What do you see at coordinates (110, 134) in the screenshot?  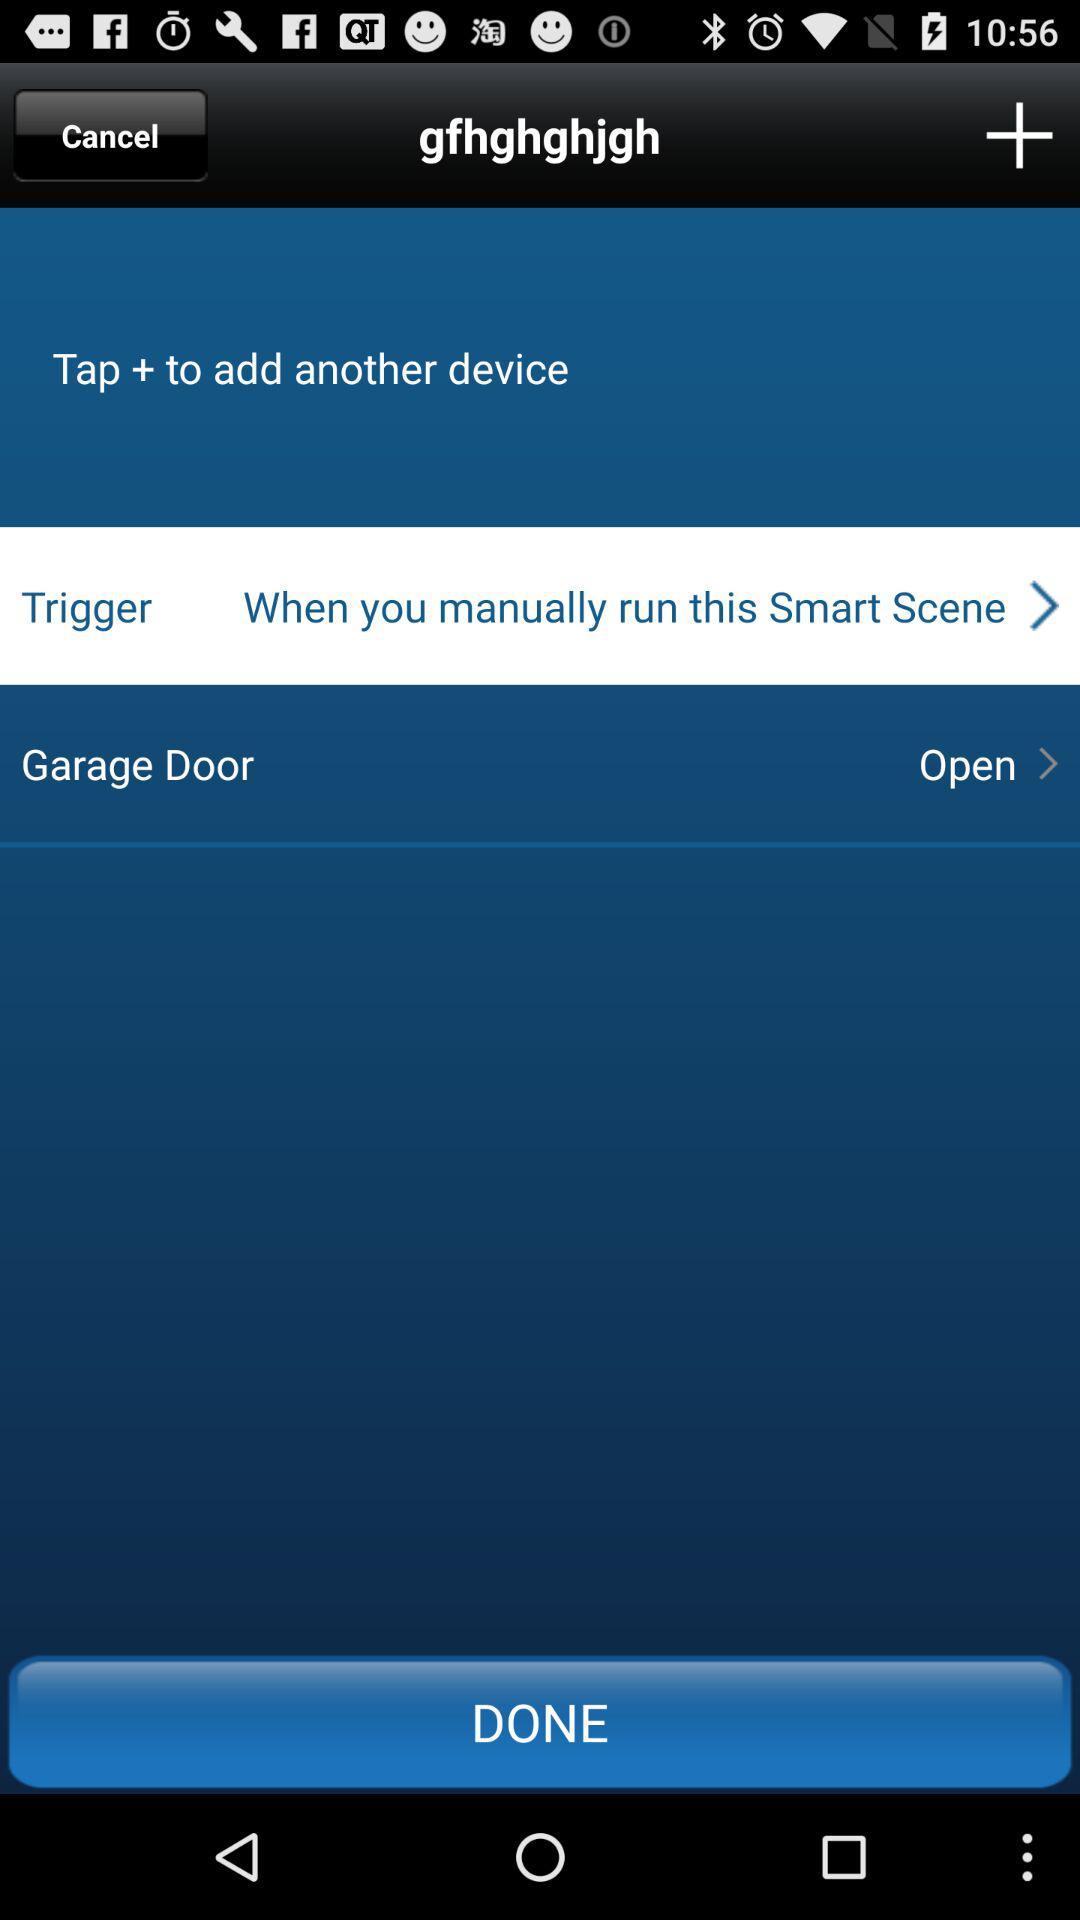 I see `cancel` at bounding box center [110, 134].